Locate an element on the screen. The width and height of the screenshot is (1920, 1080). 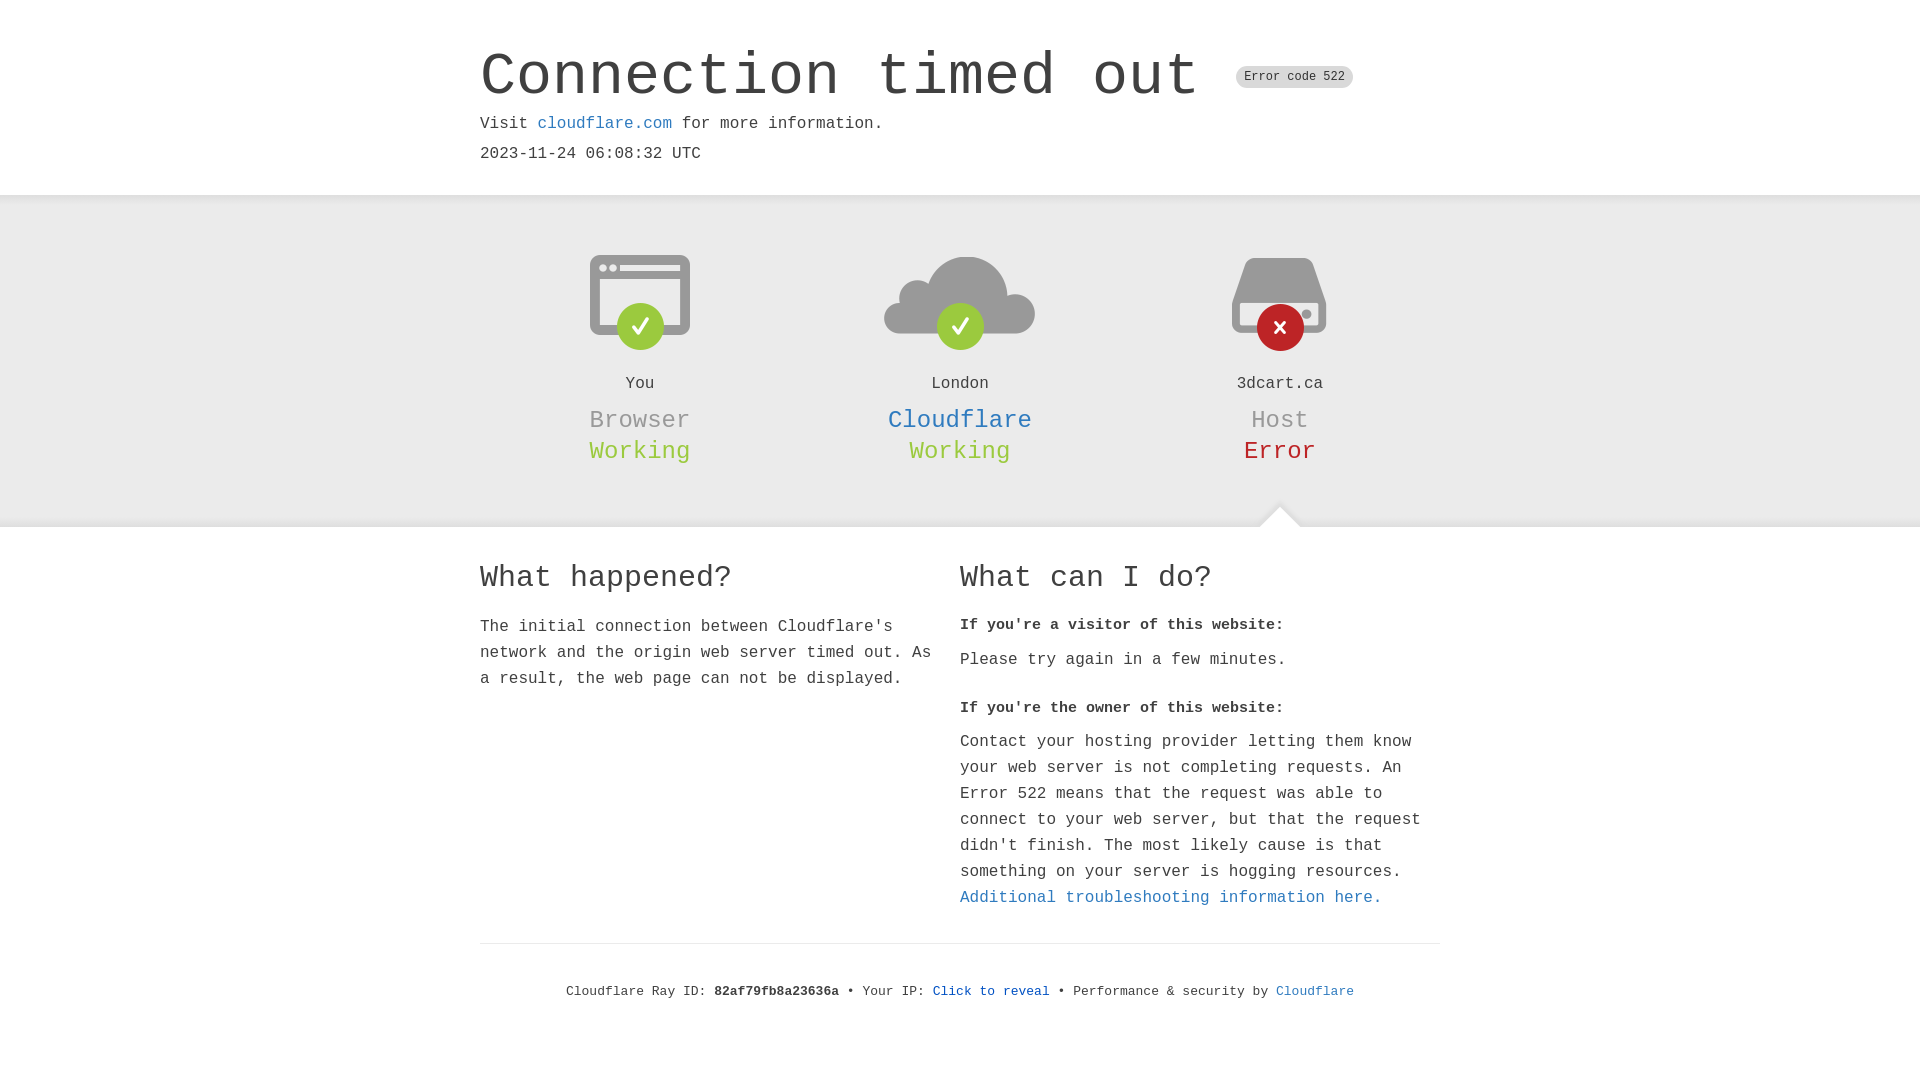
'Additional troubleshooting information here.' is located at coordinates (1171, 897).